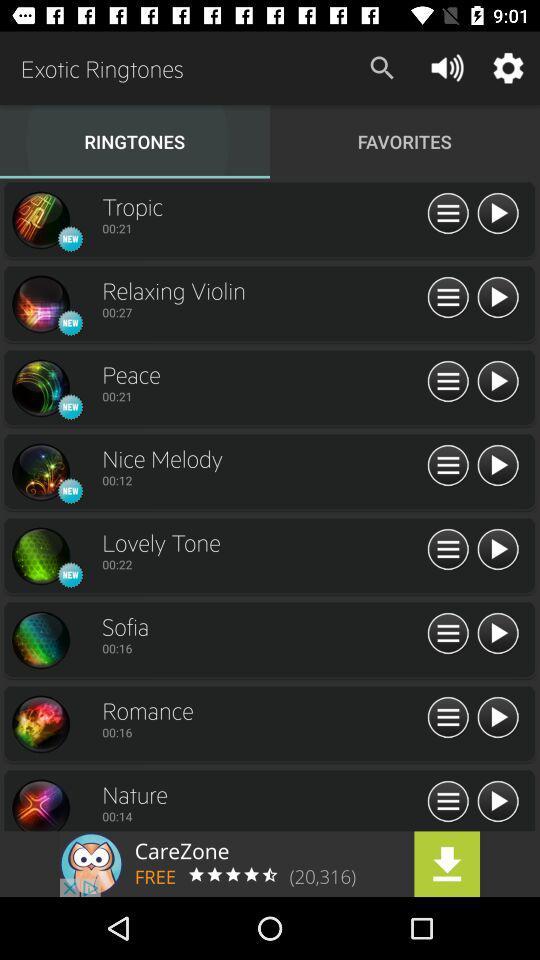 The width and height of the screenshot is (540, 960). What do you see at coordinates (496, 633) in the screenshot?
I see `the media file` at bounding box center [496, 633].